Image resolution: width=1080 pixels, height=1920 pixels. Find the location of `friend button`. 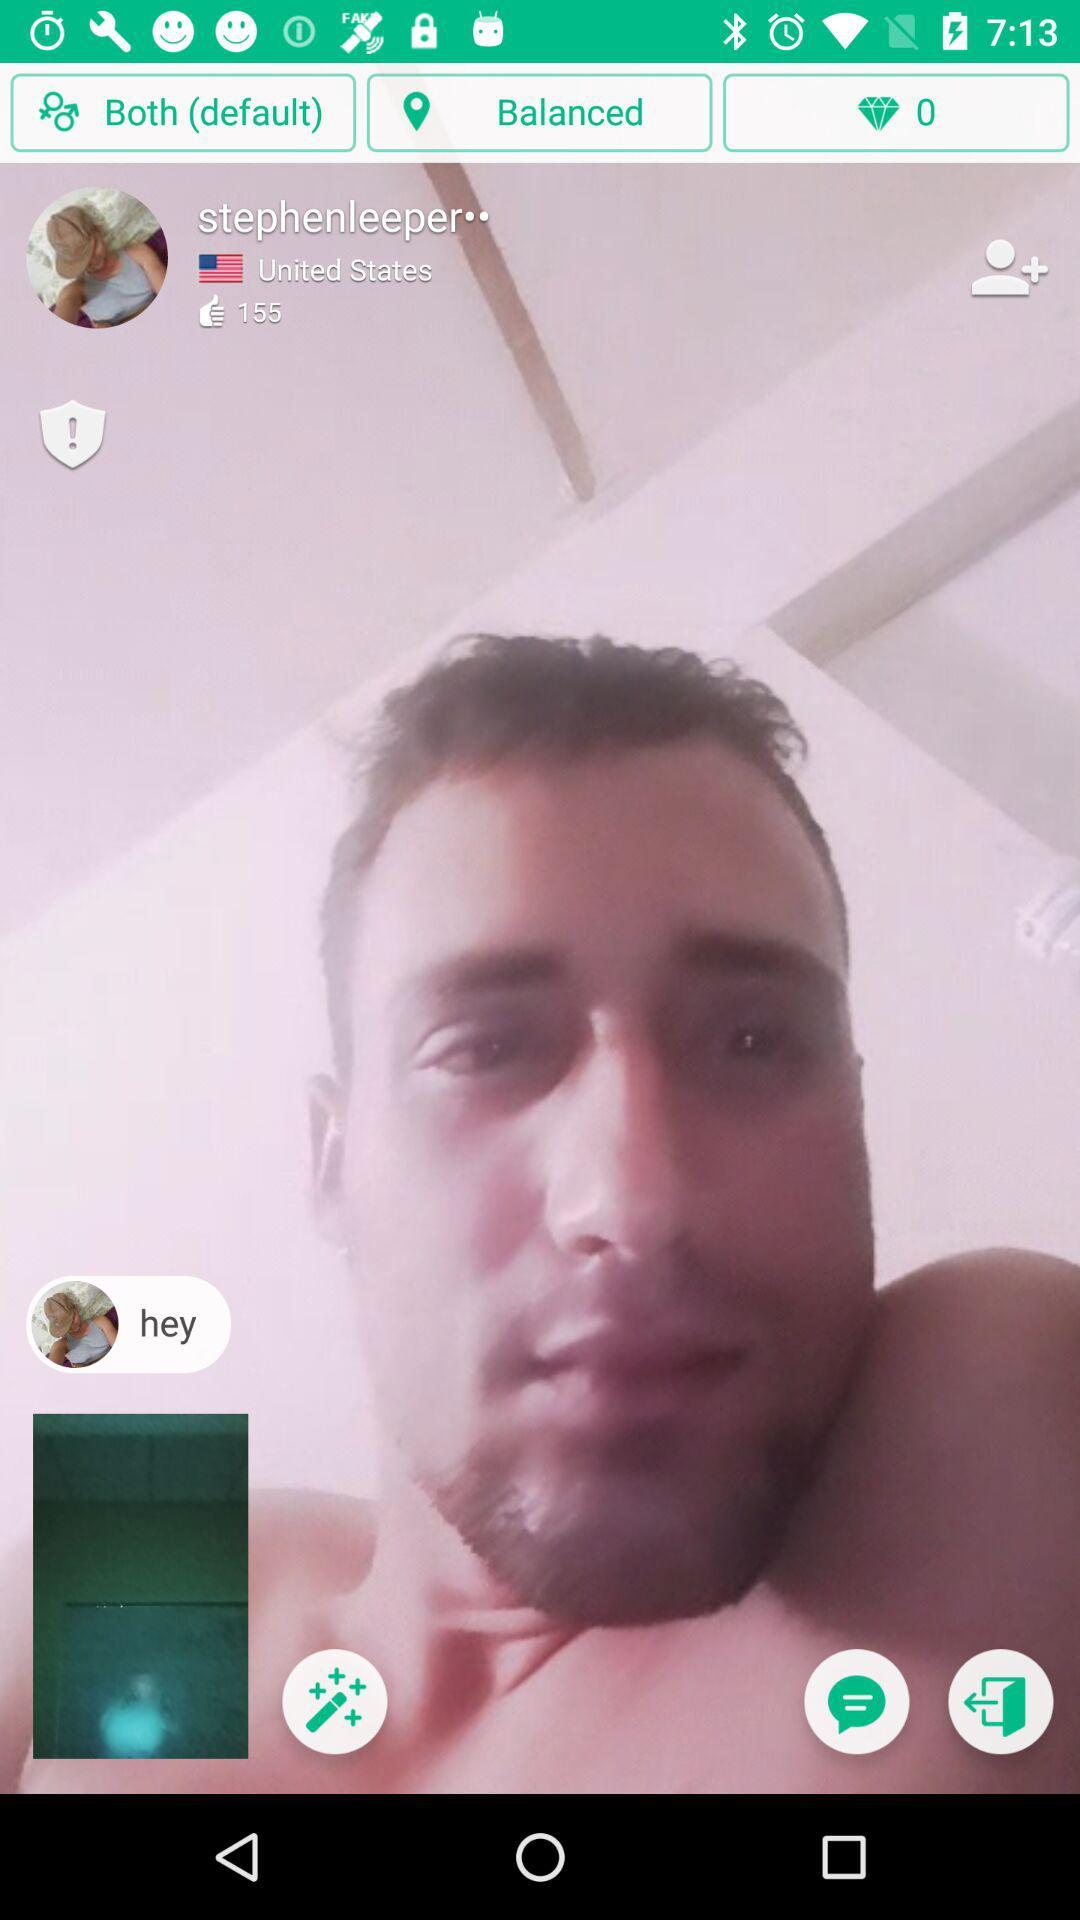

friend button is located at coordinates (1007, 266).